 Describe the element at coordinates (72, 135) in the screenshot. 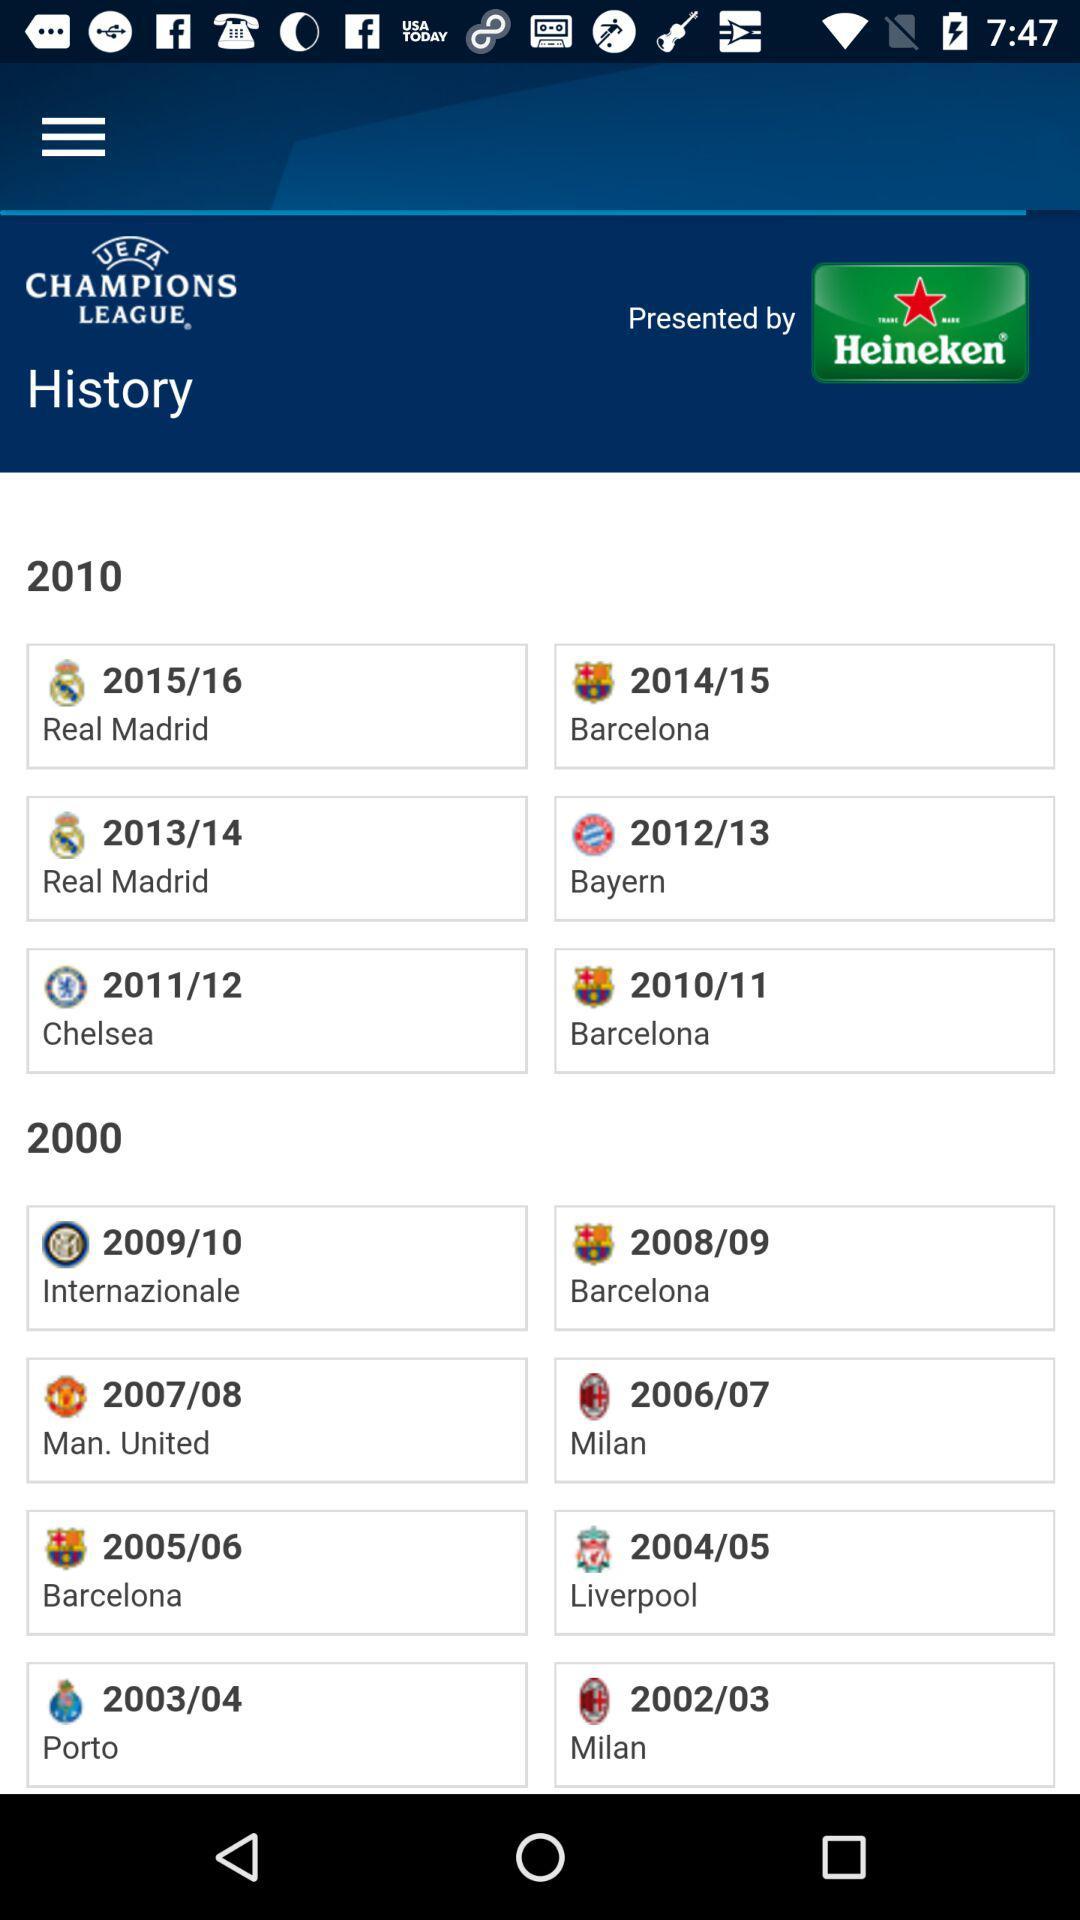

I see `menu page` at that location.